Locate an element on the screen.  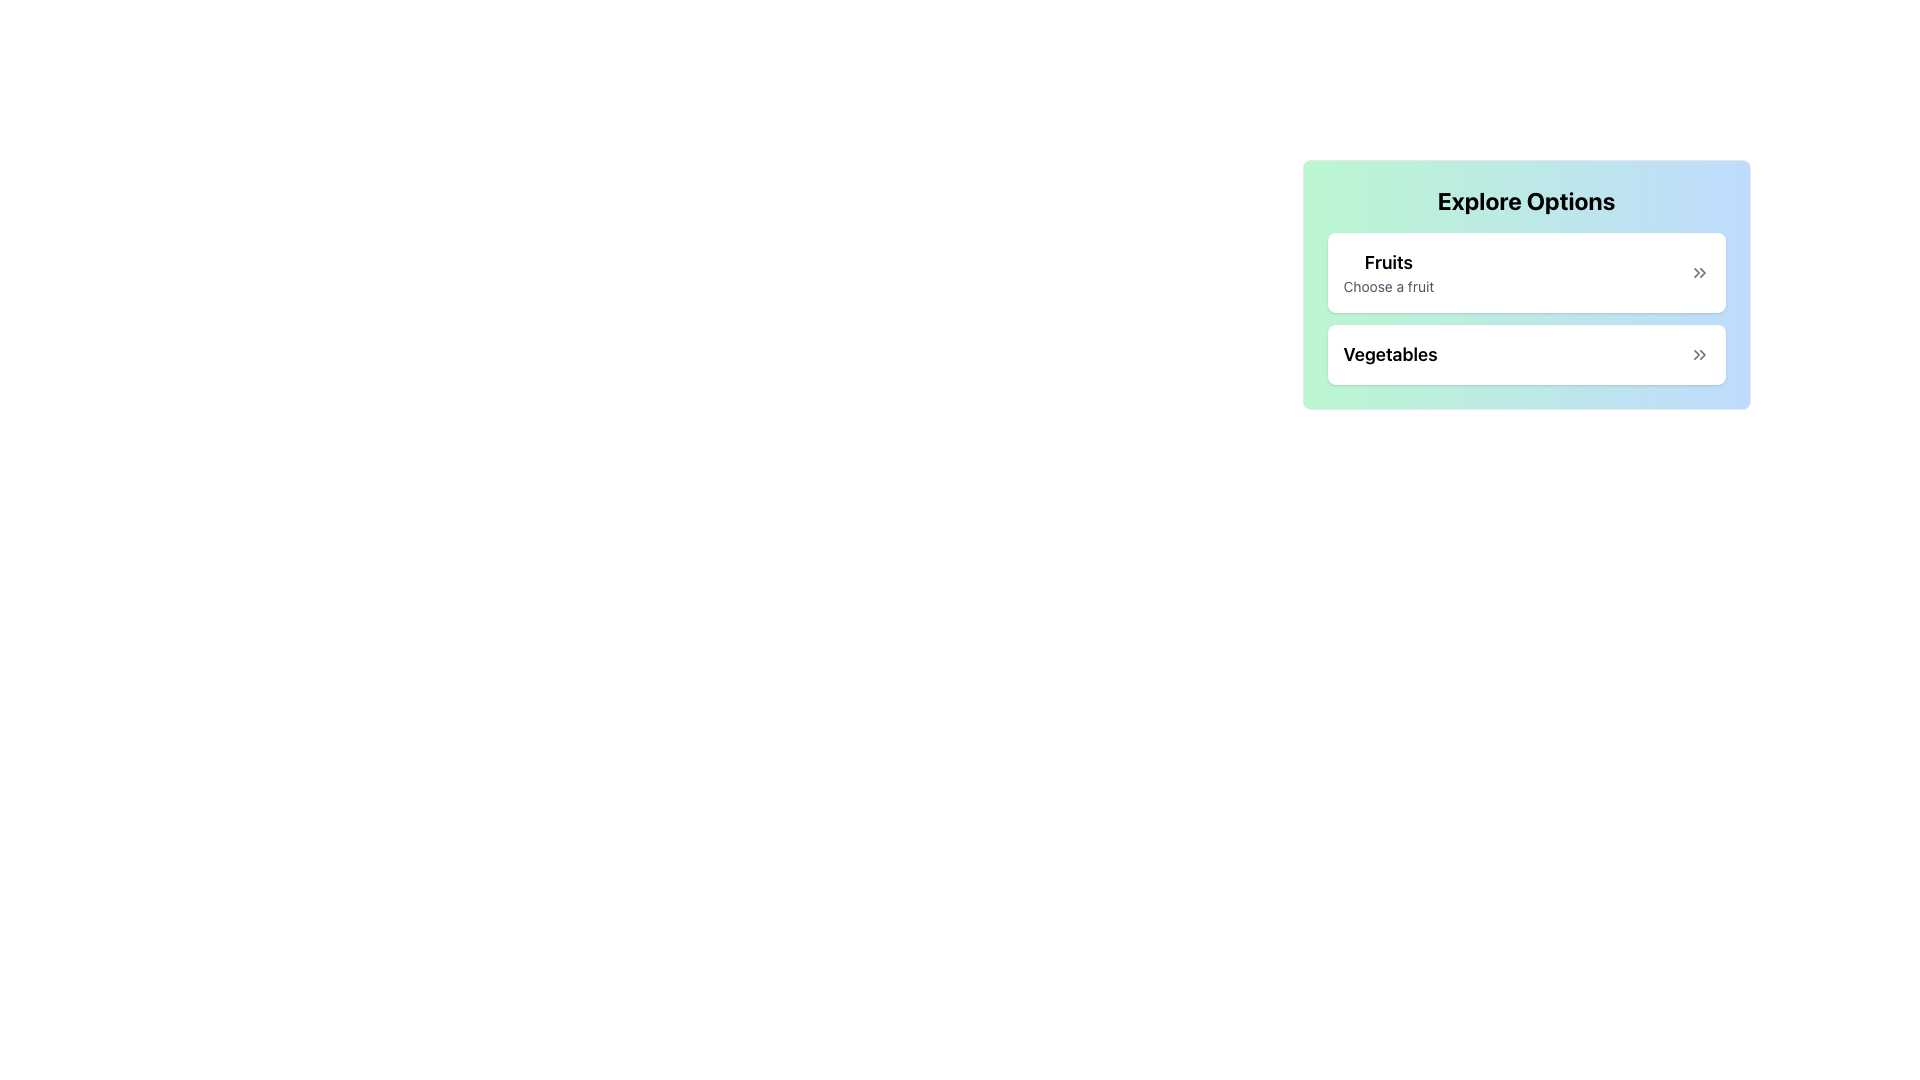
the icon located to the right of the text 'Fruits' and 'Choose a fruit' within the 'Fruits' section is located at coordinates (1698, 273).